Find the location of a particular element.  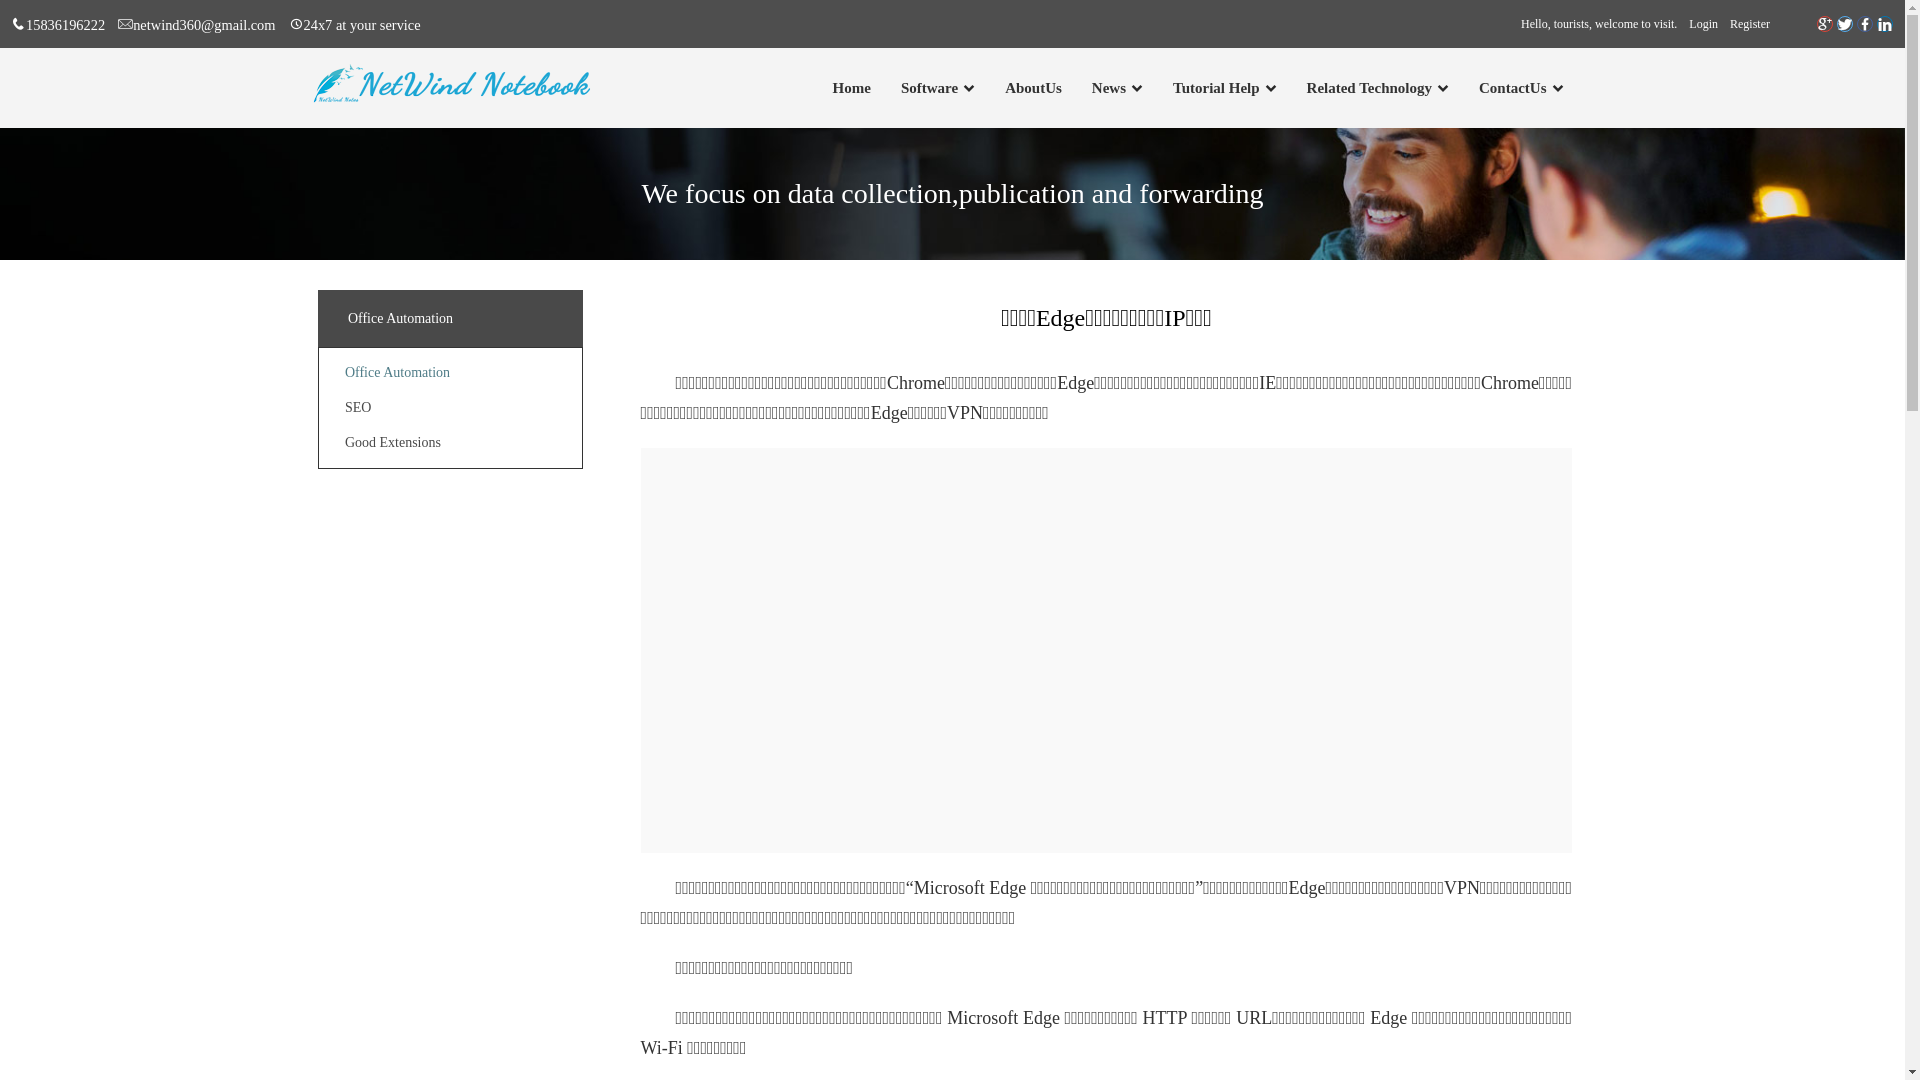

'Register' is located at coordinates (1749, 23).